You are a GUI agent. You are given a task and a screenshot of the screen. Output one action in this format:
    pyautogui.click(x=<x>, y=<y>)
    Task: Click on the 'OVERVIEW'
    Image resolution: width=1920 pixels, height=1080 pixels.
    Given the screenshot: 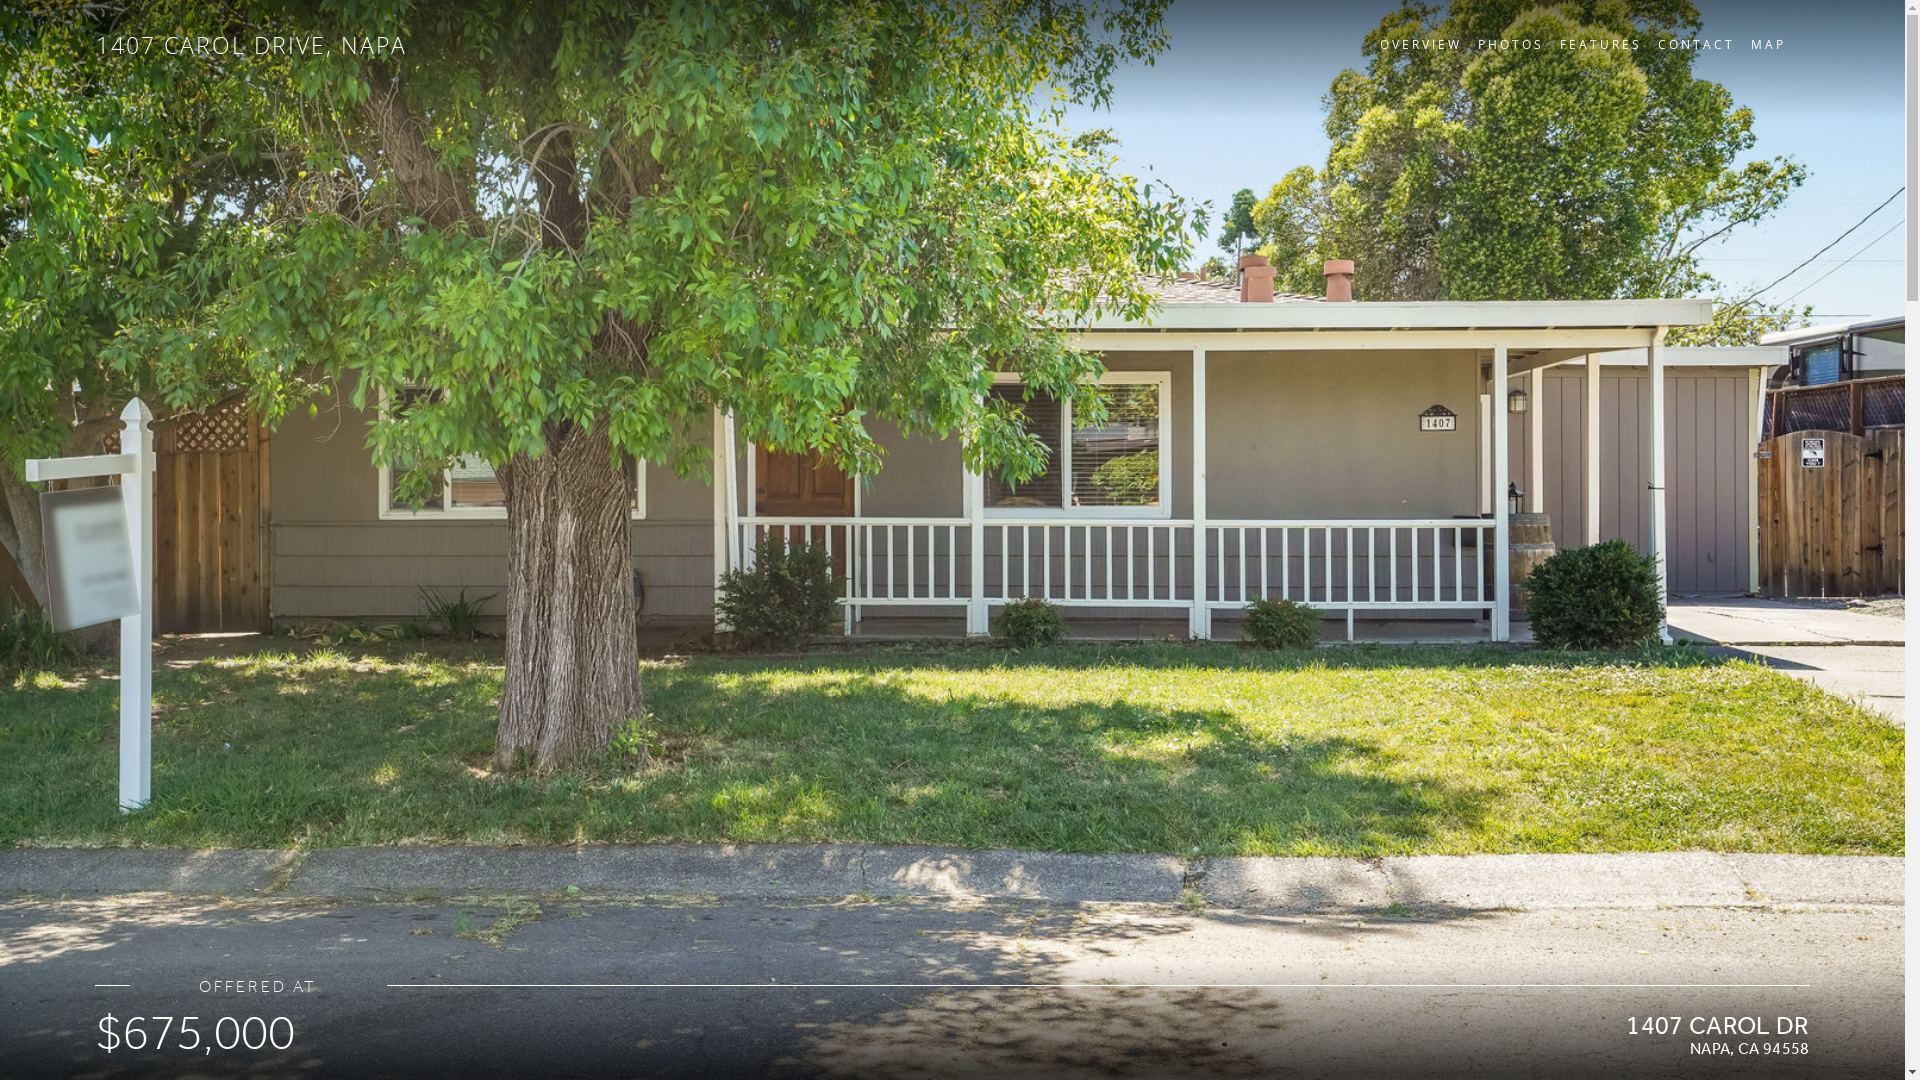 What is the action you would take?
    pyautogui.click(x=1419, y=44)
    